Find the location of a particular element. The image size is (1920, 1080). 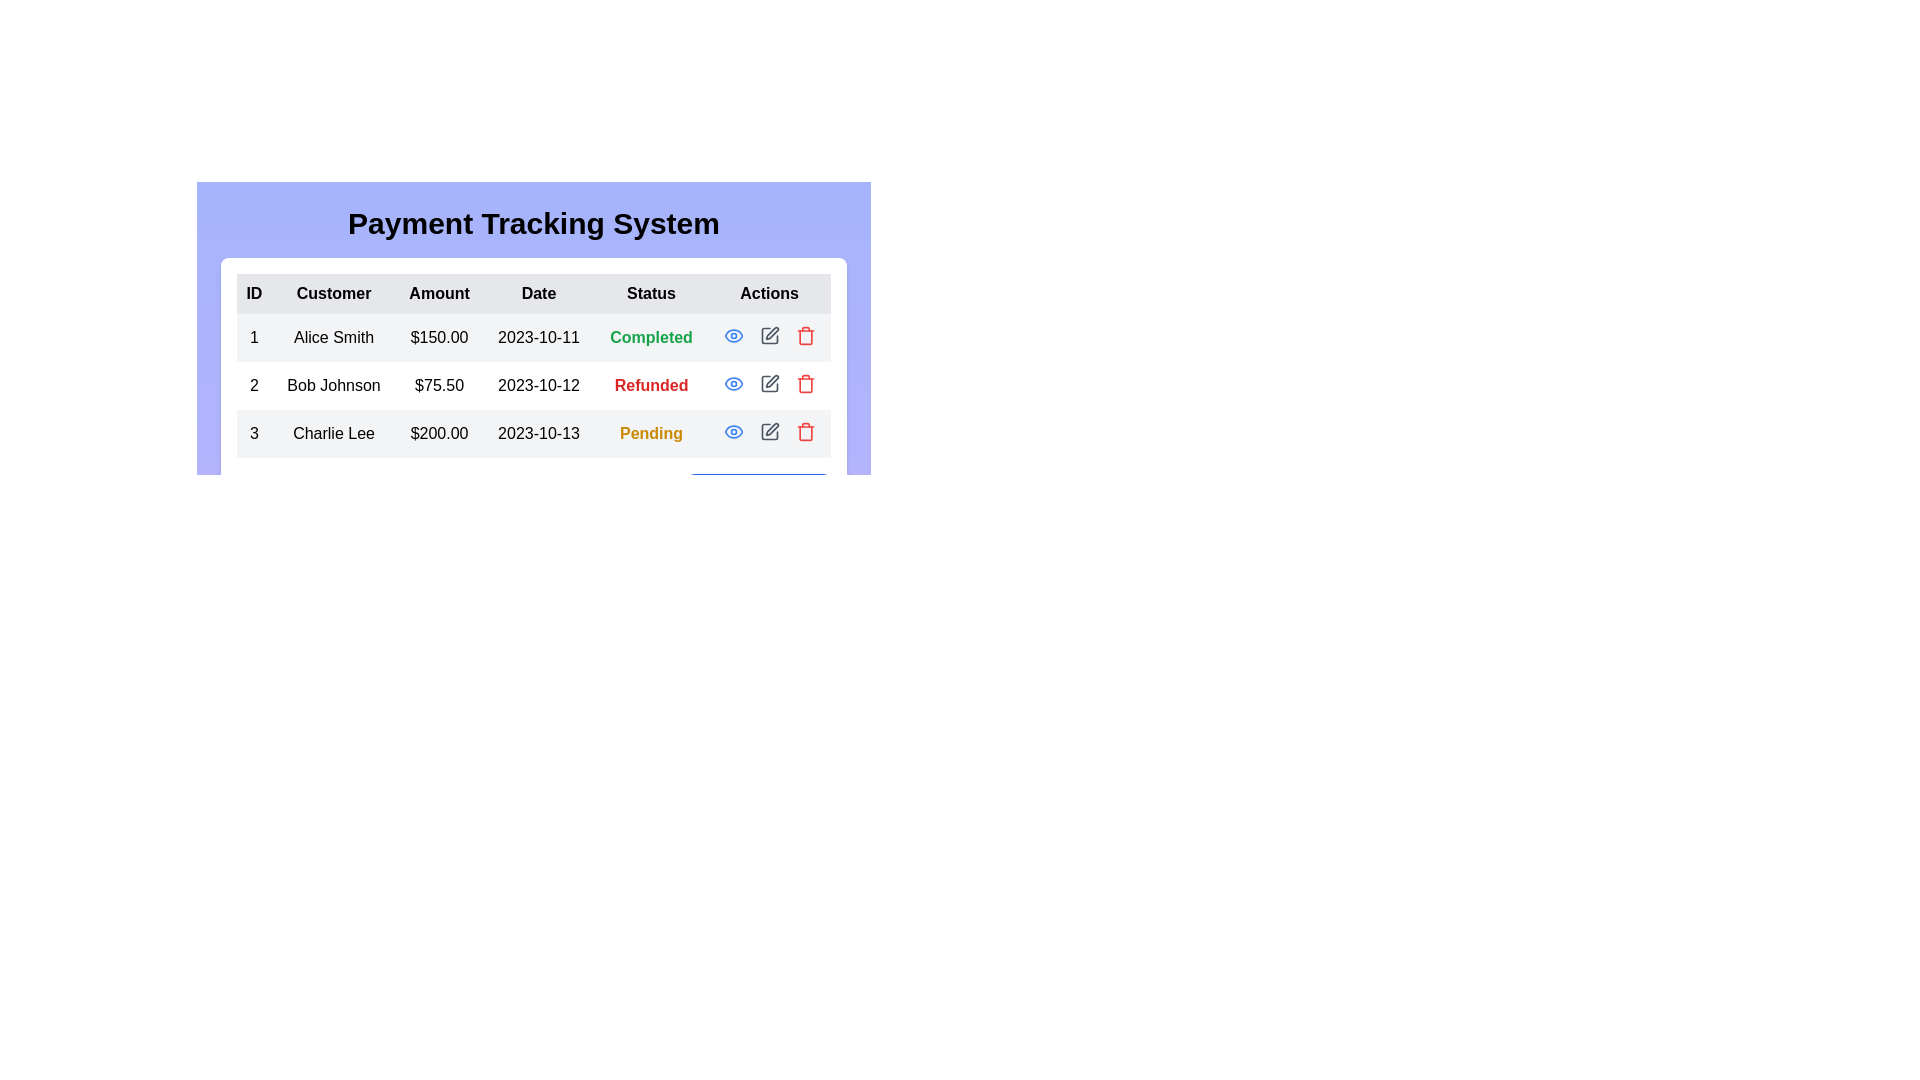

the Text label that identifies the unique ID of the record for 'Charlie Lee' in the payment tracking system, located in the first column of the table under the 'ID' header is located at coordinates (253, 433).